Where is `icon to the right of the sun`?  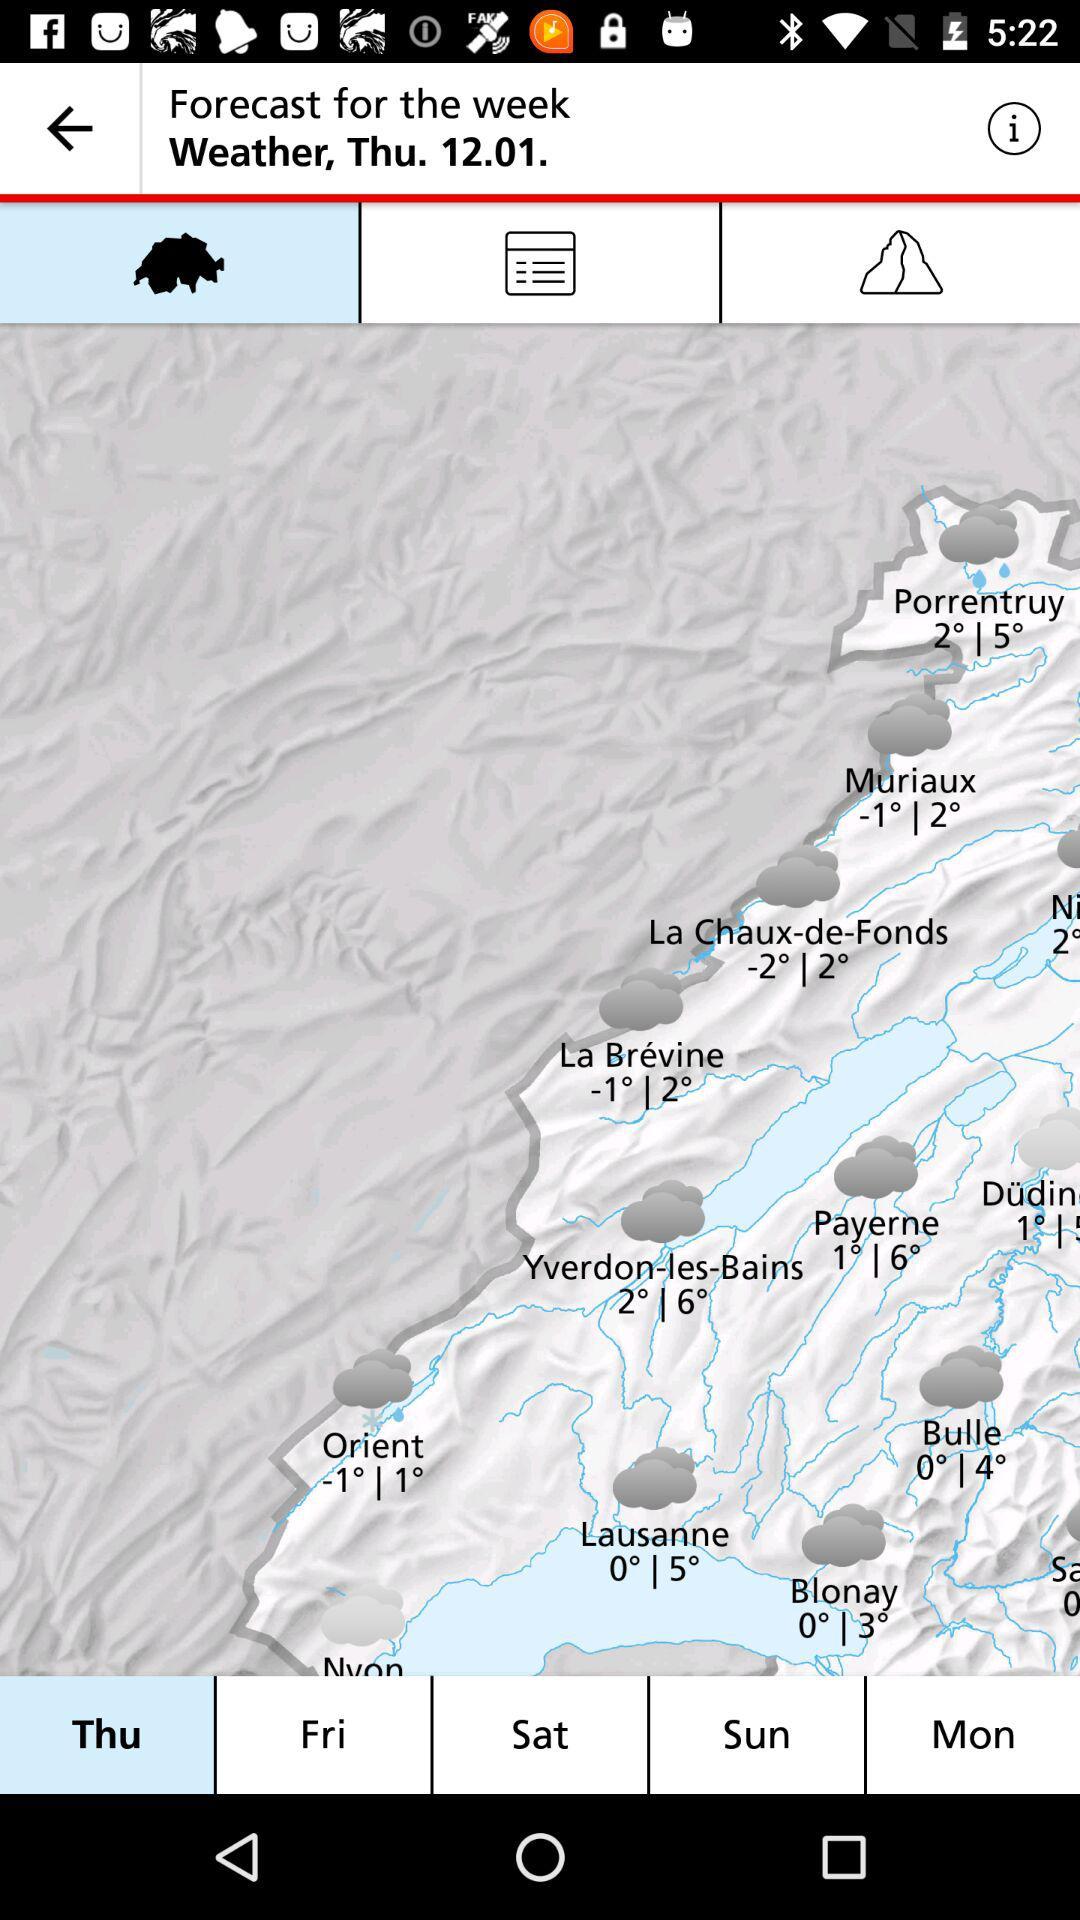 icon to the right of the sun is located at coordinates (972, 1734).